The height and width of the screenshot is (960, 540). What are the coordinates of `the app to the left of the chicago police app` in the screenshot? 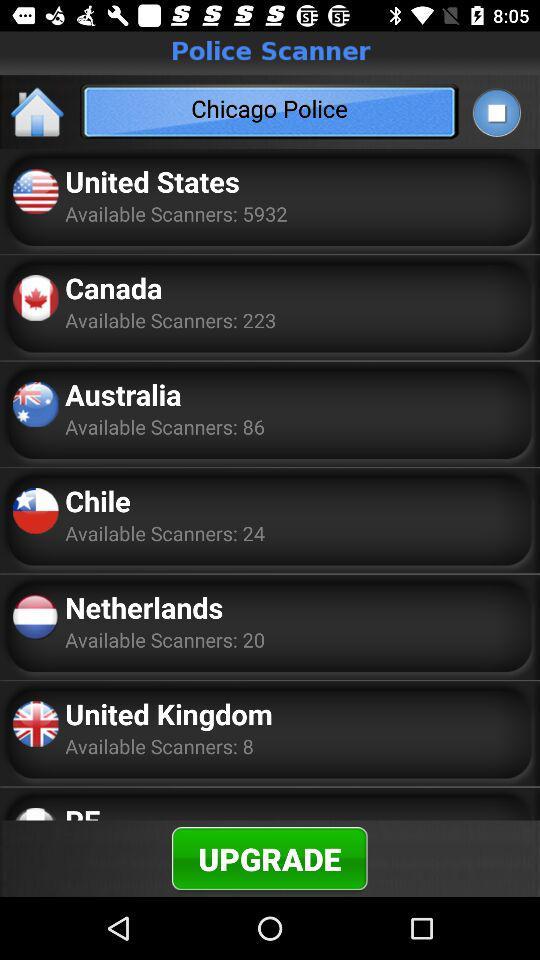 It's located at (38, 111).